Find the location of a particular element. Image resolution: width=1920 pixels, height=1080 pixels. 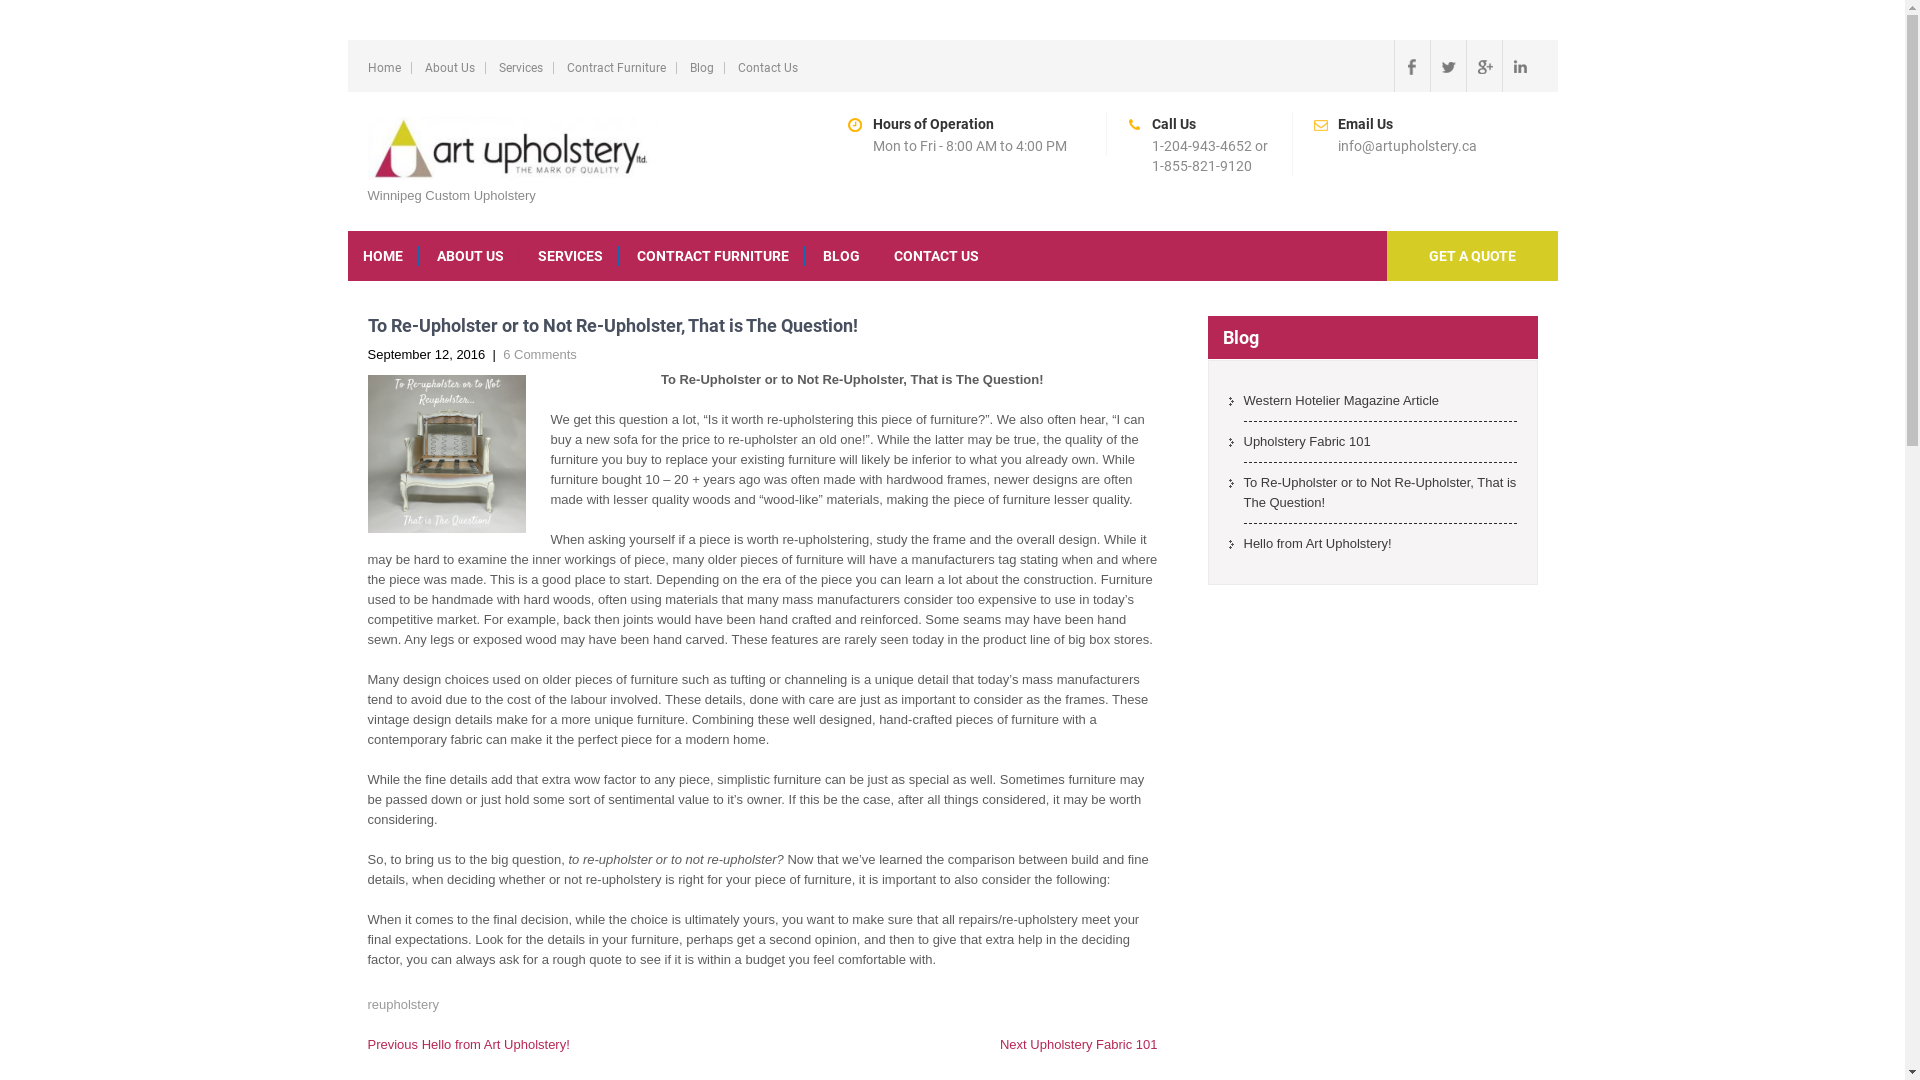

'BLOG' is located at coordinates (841, 254).